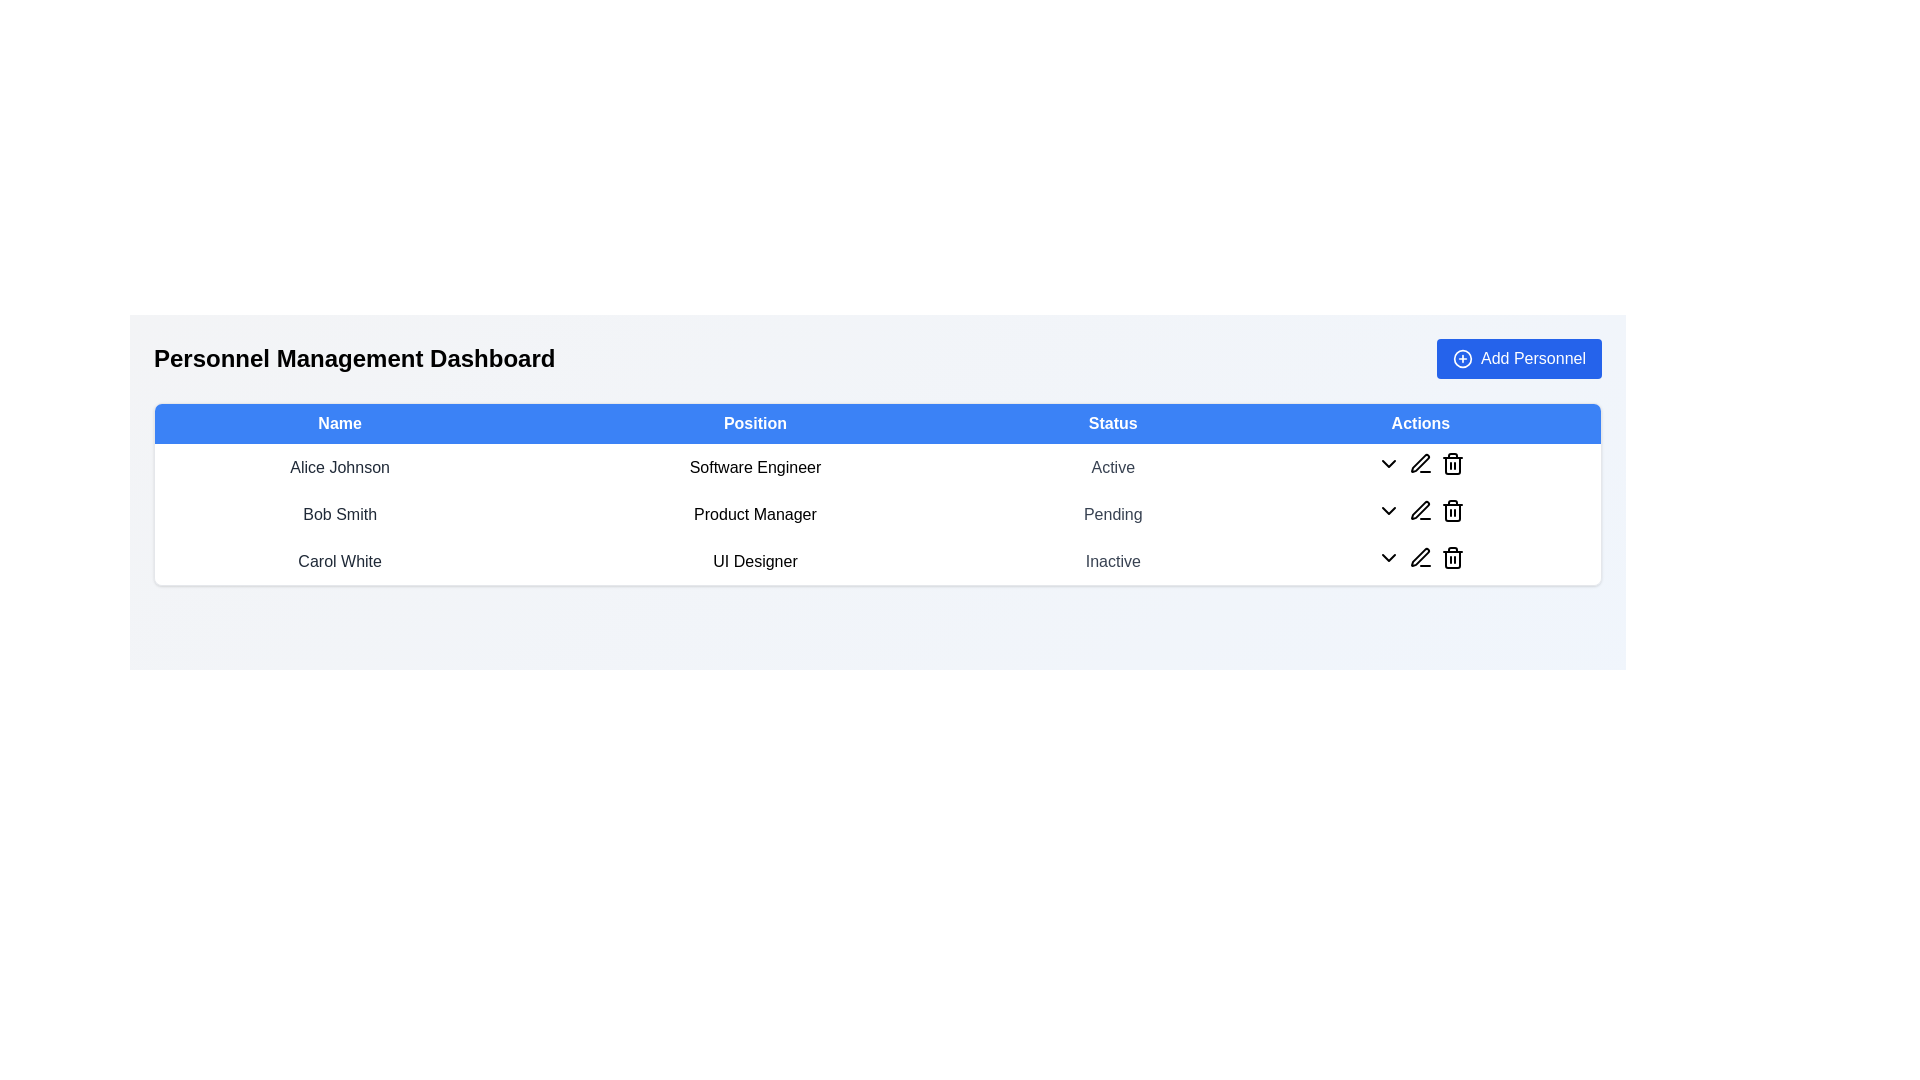 Image resolution: width=1920 pixels, height=1080 pixels. What do you see at coordinates (340, 423) in the screenshot?
I see `the 'Name' header label in the table, which is the first column header among 'Name', 'Position', 'Status', and 'Actions'` at bounding box center [340, 423].